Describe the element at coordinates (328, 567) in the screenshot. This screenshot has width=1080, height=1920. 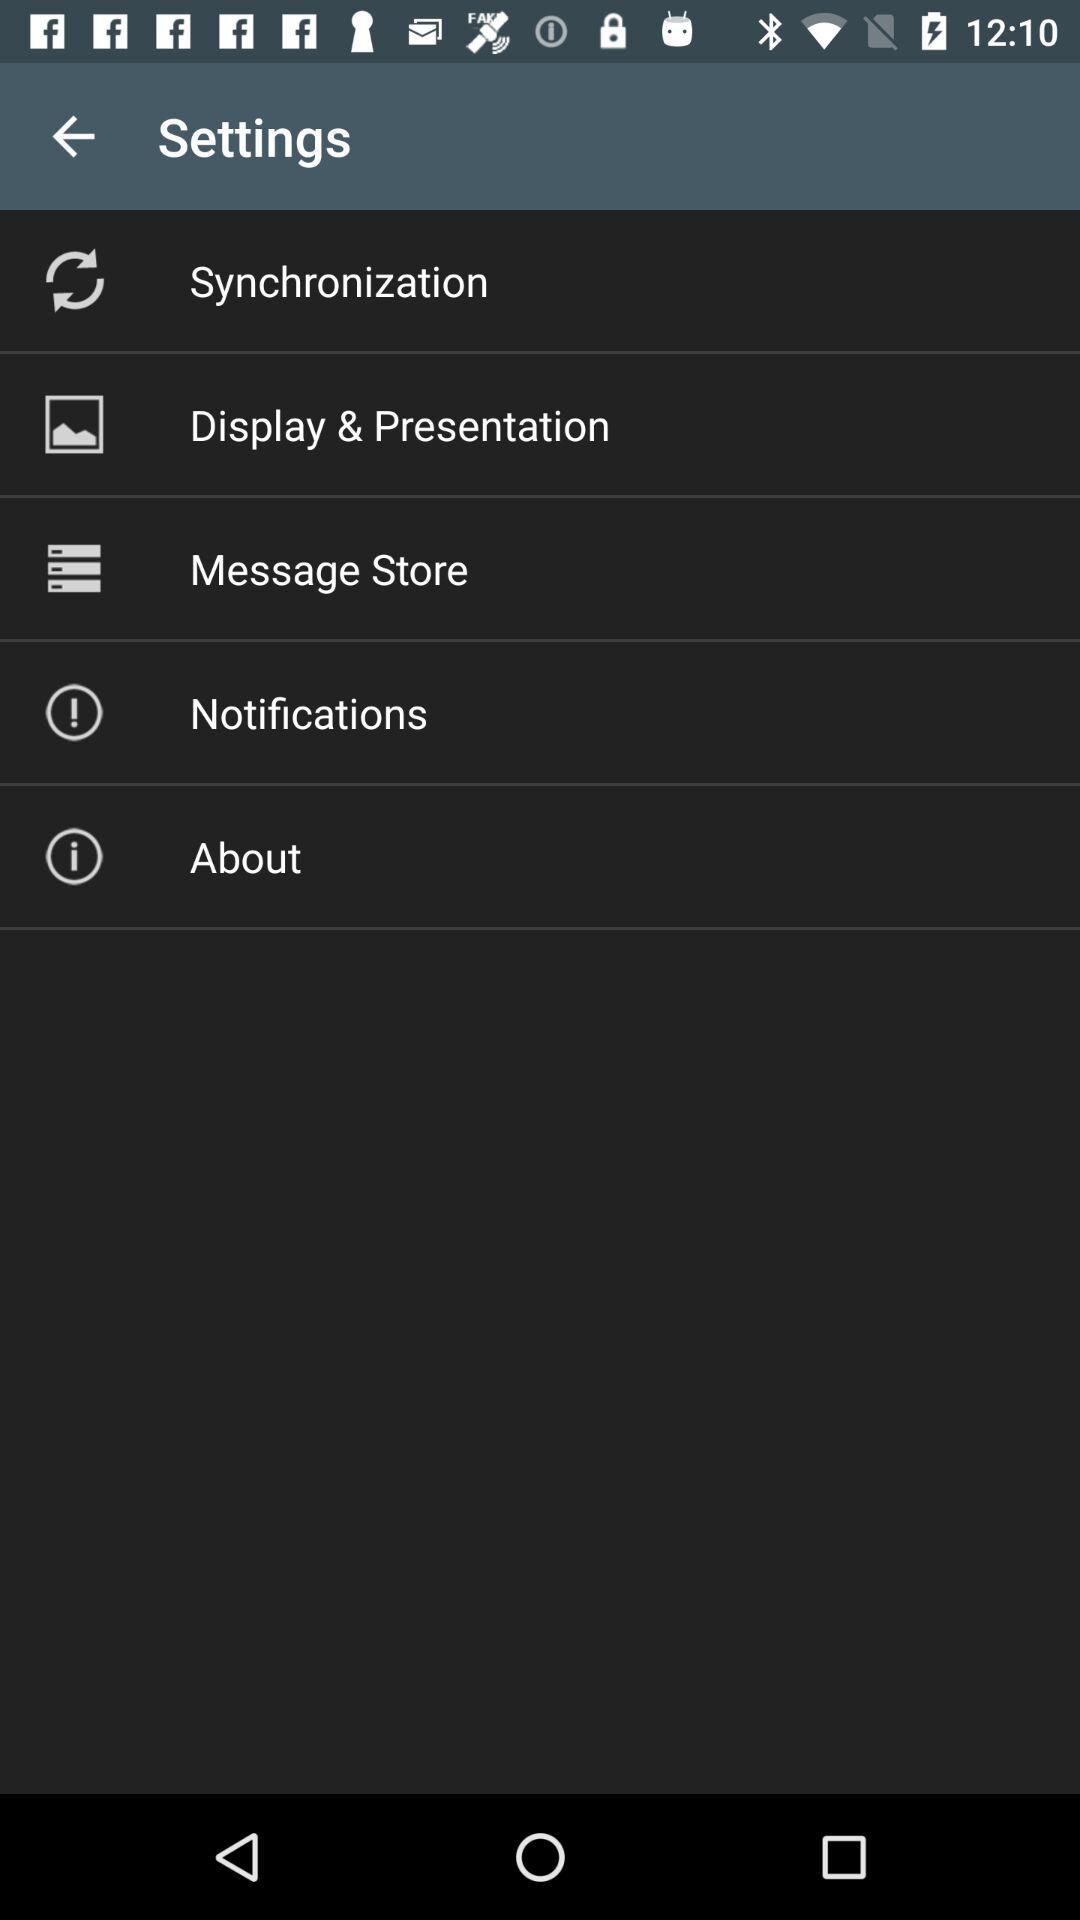
I see `item below display & presentation item` at that location.